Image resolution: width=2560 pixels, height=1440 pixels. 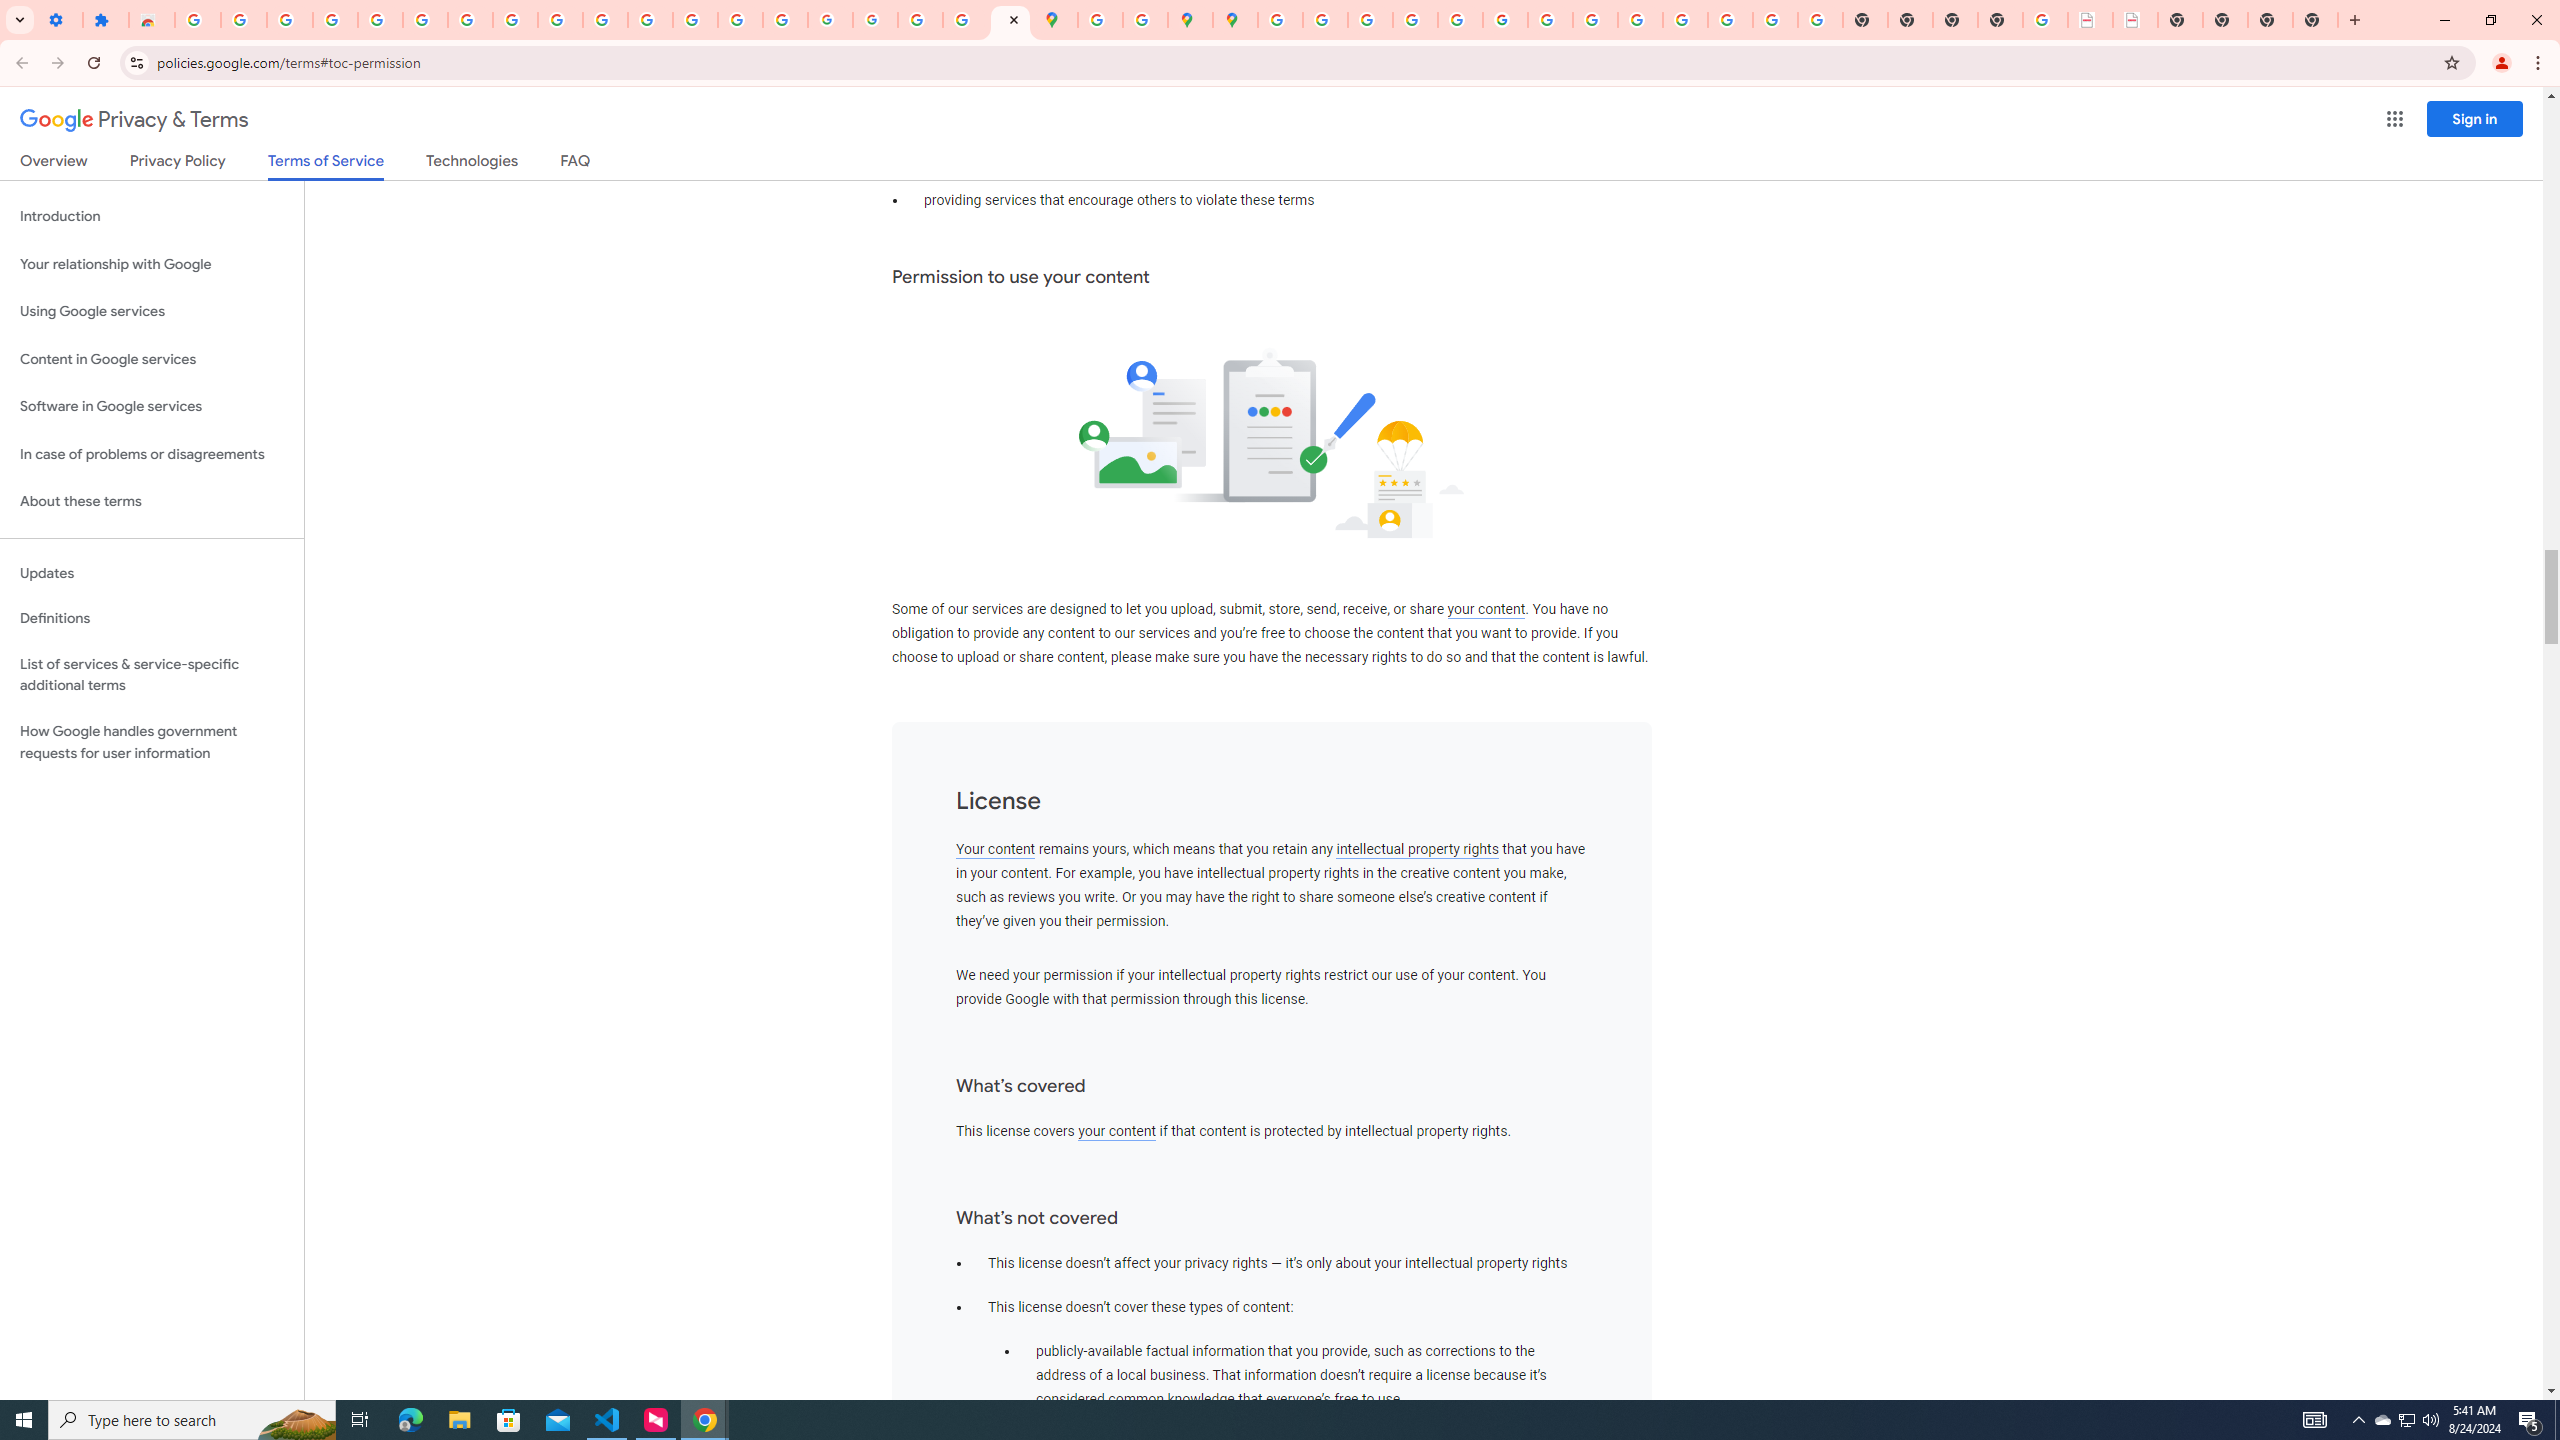 What do you see at coordinates (60, 19) in the screenshot?
I see `'Settings - On startup'` at bounding box center [60, 19].